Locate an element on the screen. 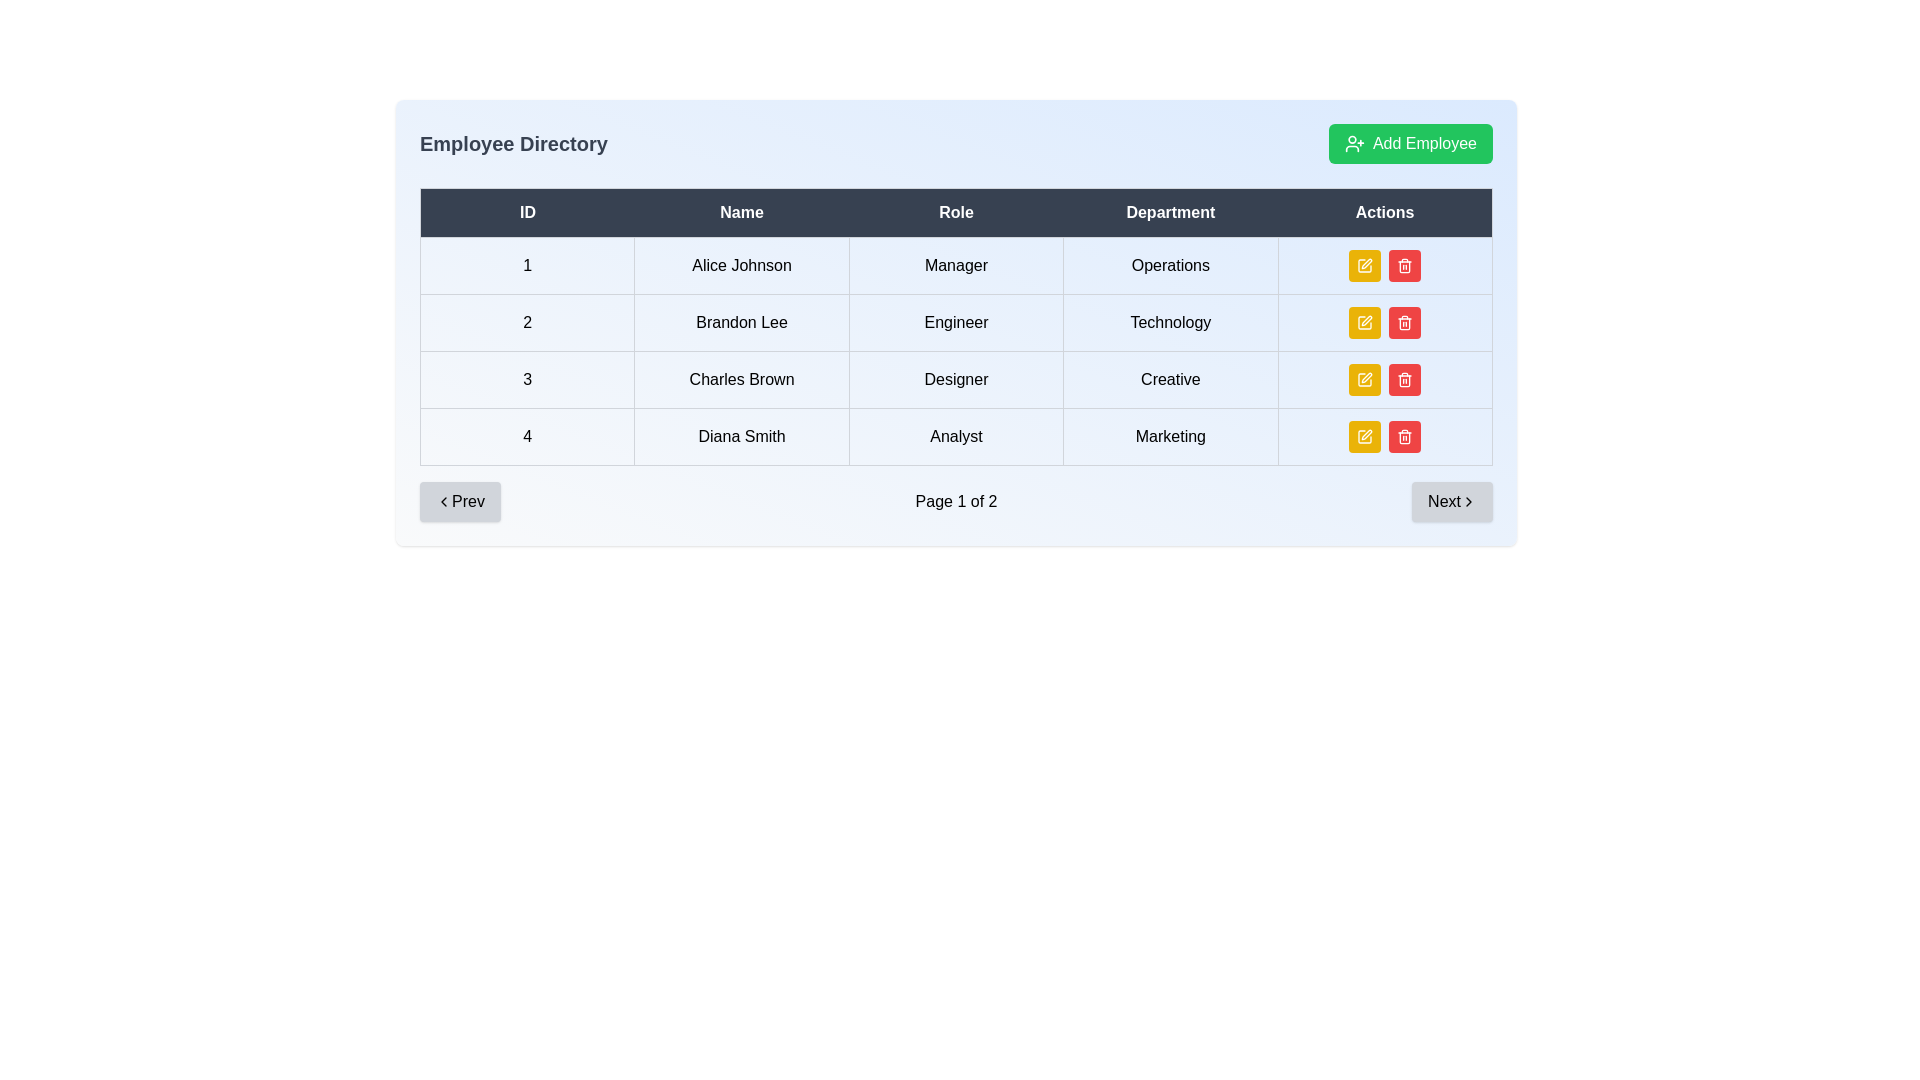 The image size is (1920, 1080). the edit icon in the Actions column of the table for Charles Brown - Designer - Creative is located at coordinates (1364, 265).